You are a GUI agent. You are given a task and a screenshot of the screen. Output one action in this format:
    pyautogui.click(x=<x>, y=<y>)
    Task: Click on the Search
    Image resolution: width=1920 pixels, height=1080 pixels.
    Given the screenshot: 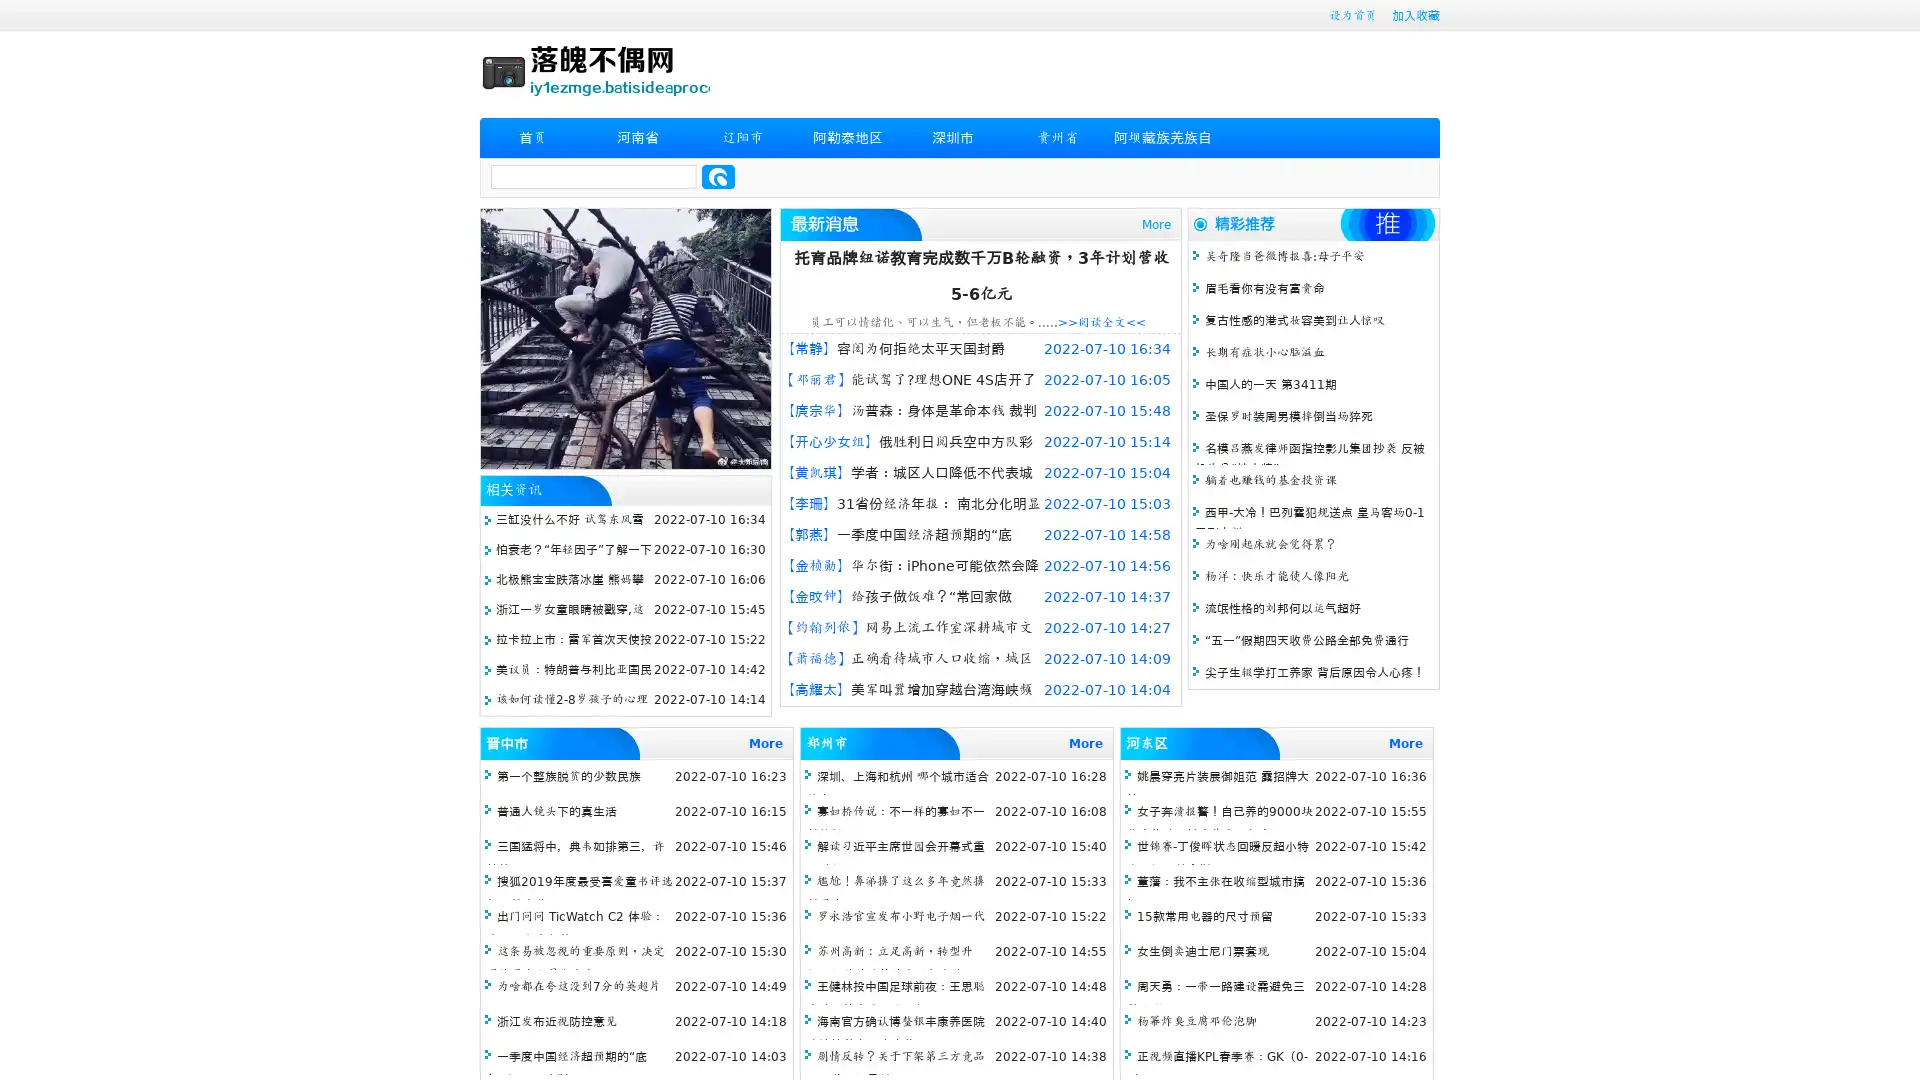 What is the action you would take?
    pyautogui.click(x=718, y=176)
    